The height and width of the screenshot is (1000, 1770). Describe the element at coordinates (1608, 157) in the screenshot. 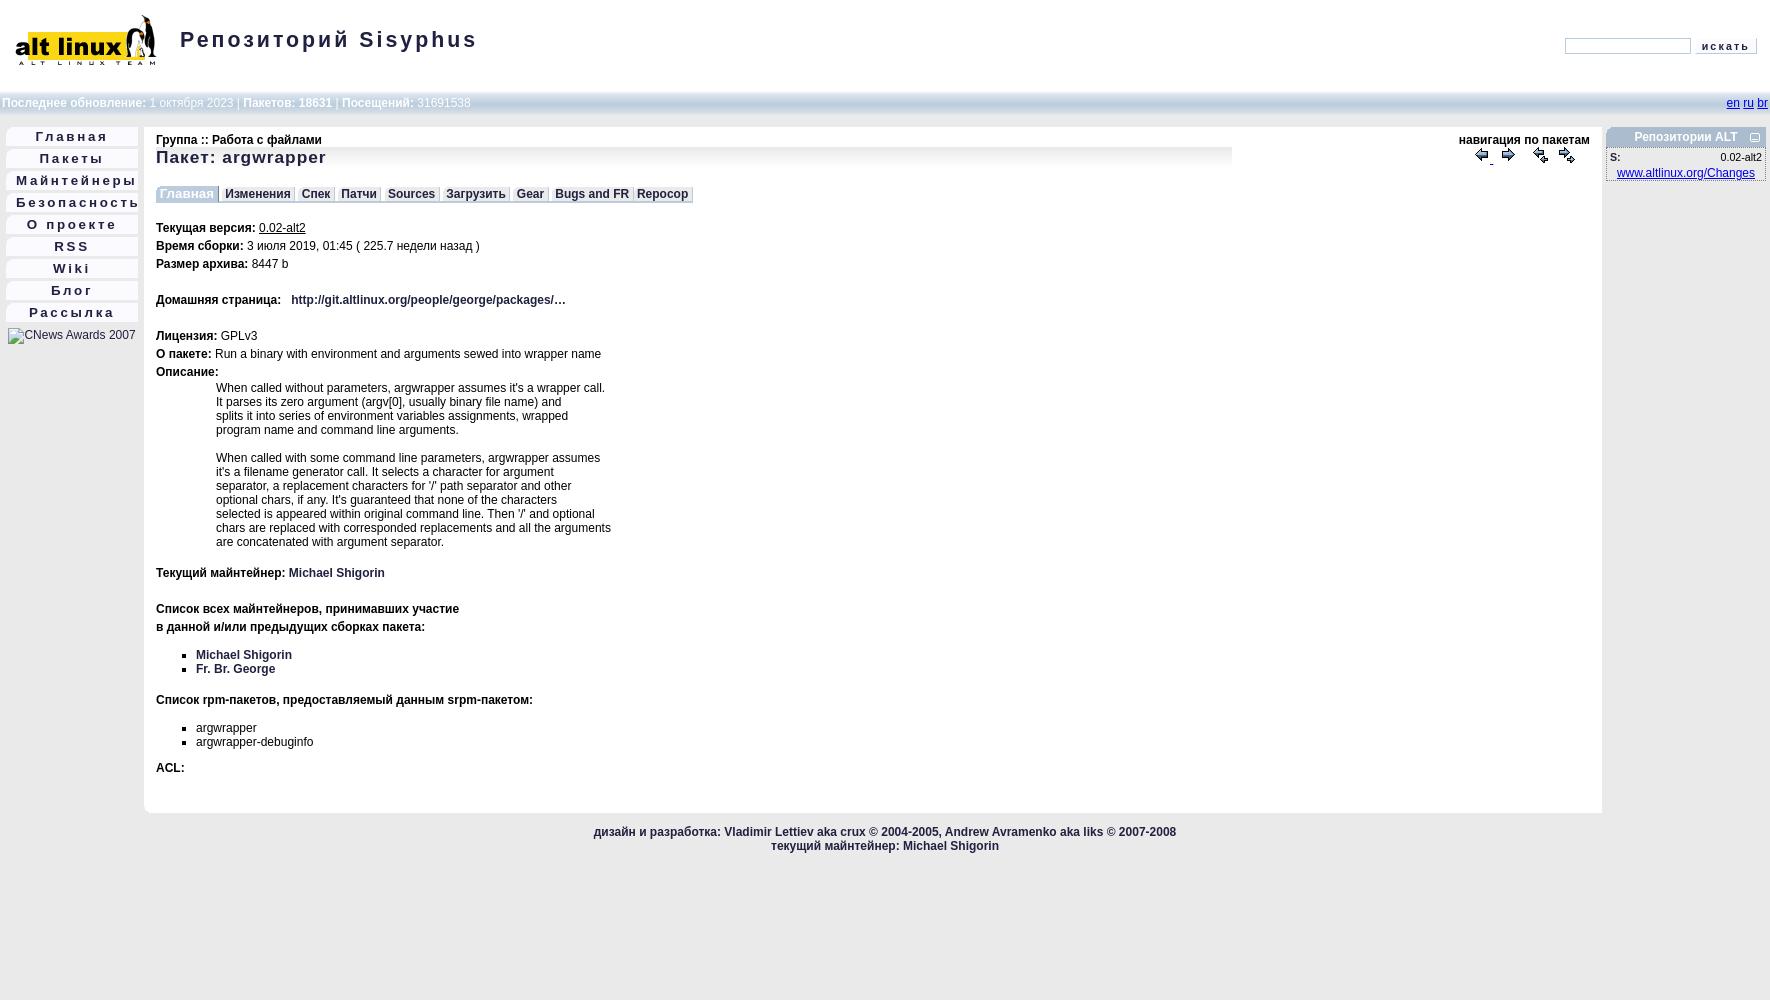

I see `'S:'` at that location.